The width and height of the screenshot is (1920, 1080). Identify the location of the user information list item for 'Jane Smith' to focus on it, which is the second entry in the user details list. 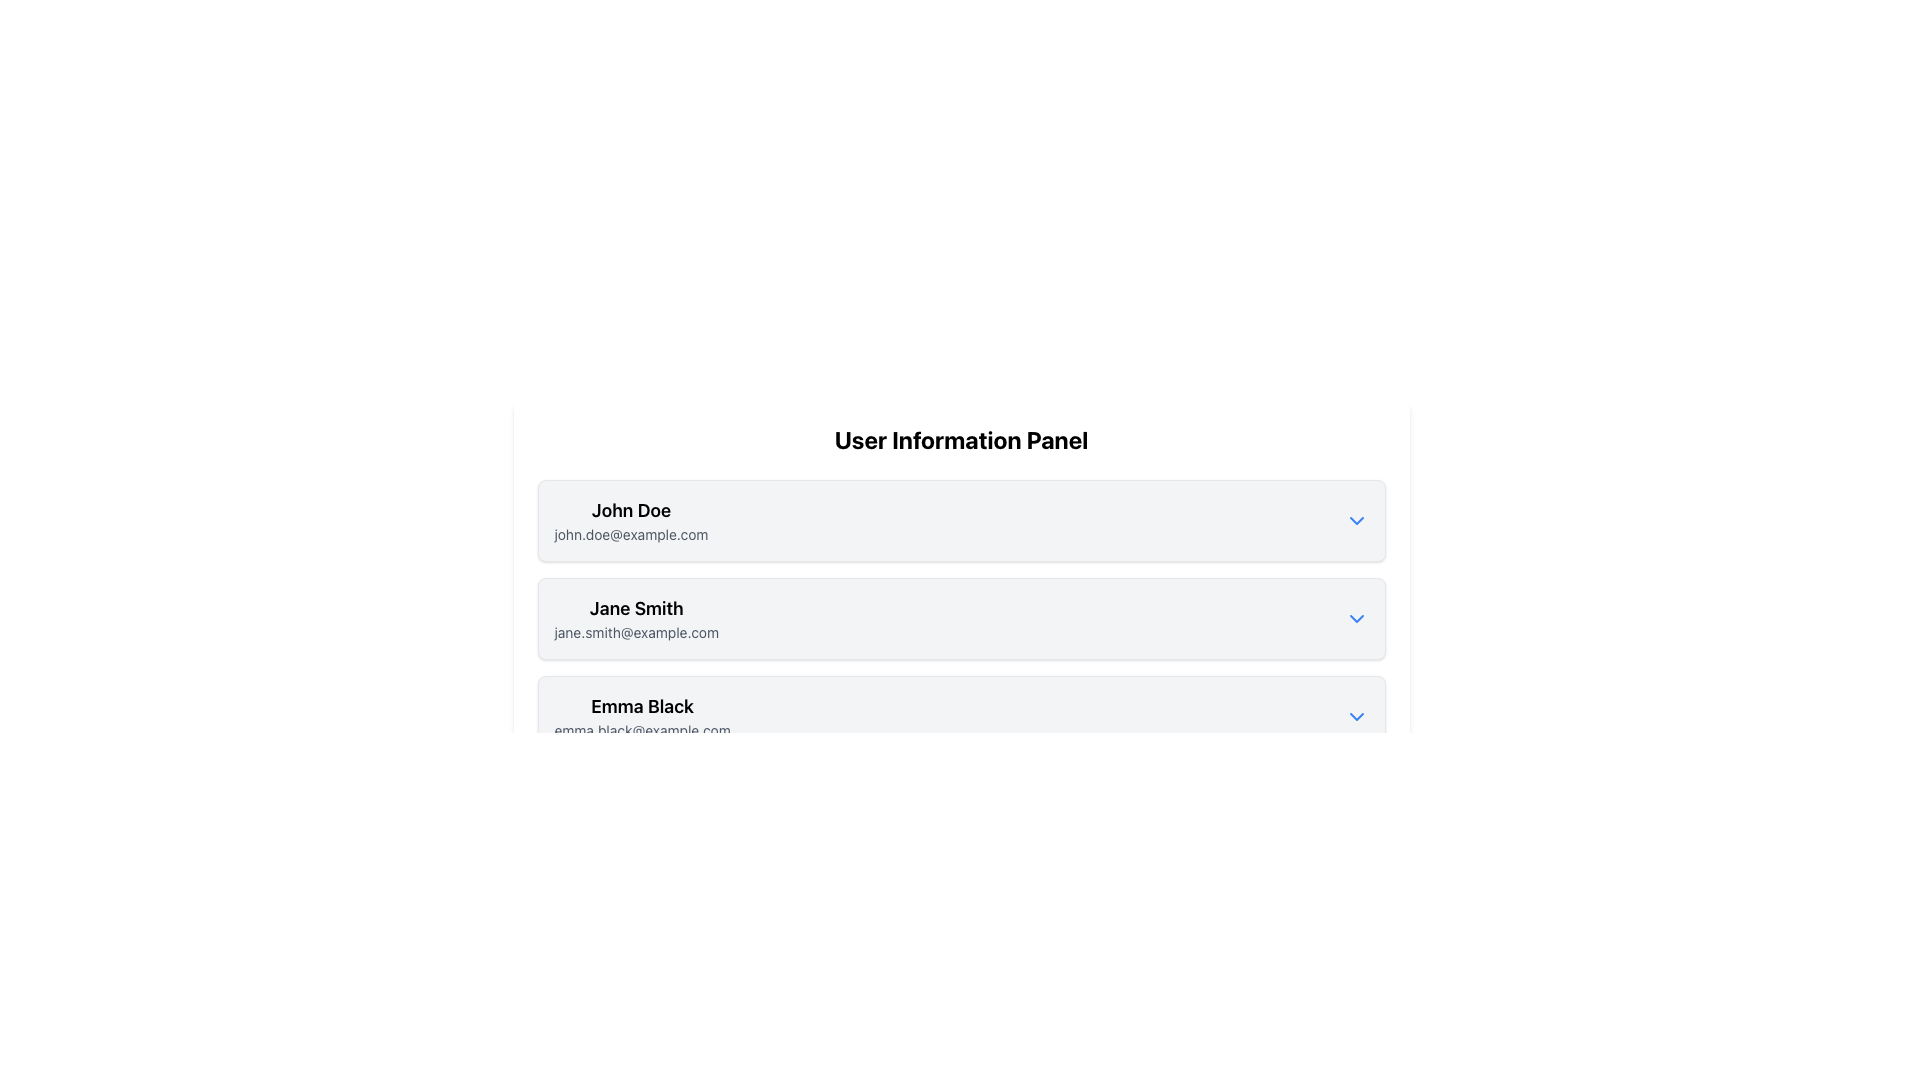
(961, 617).